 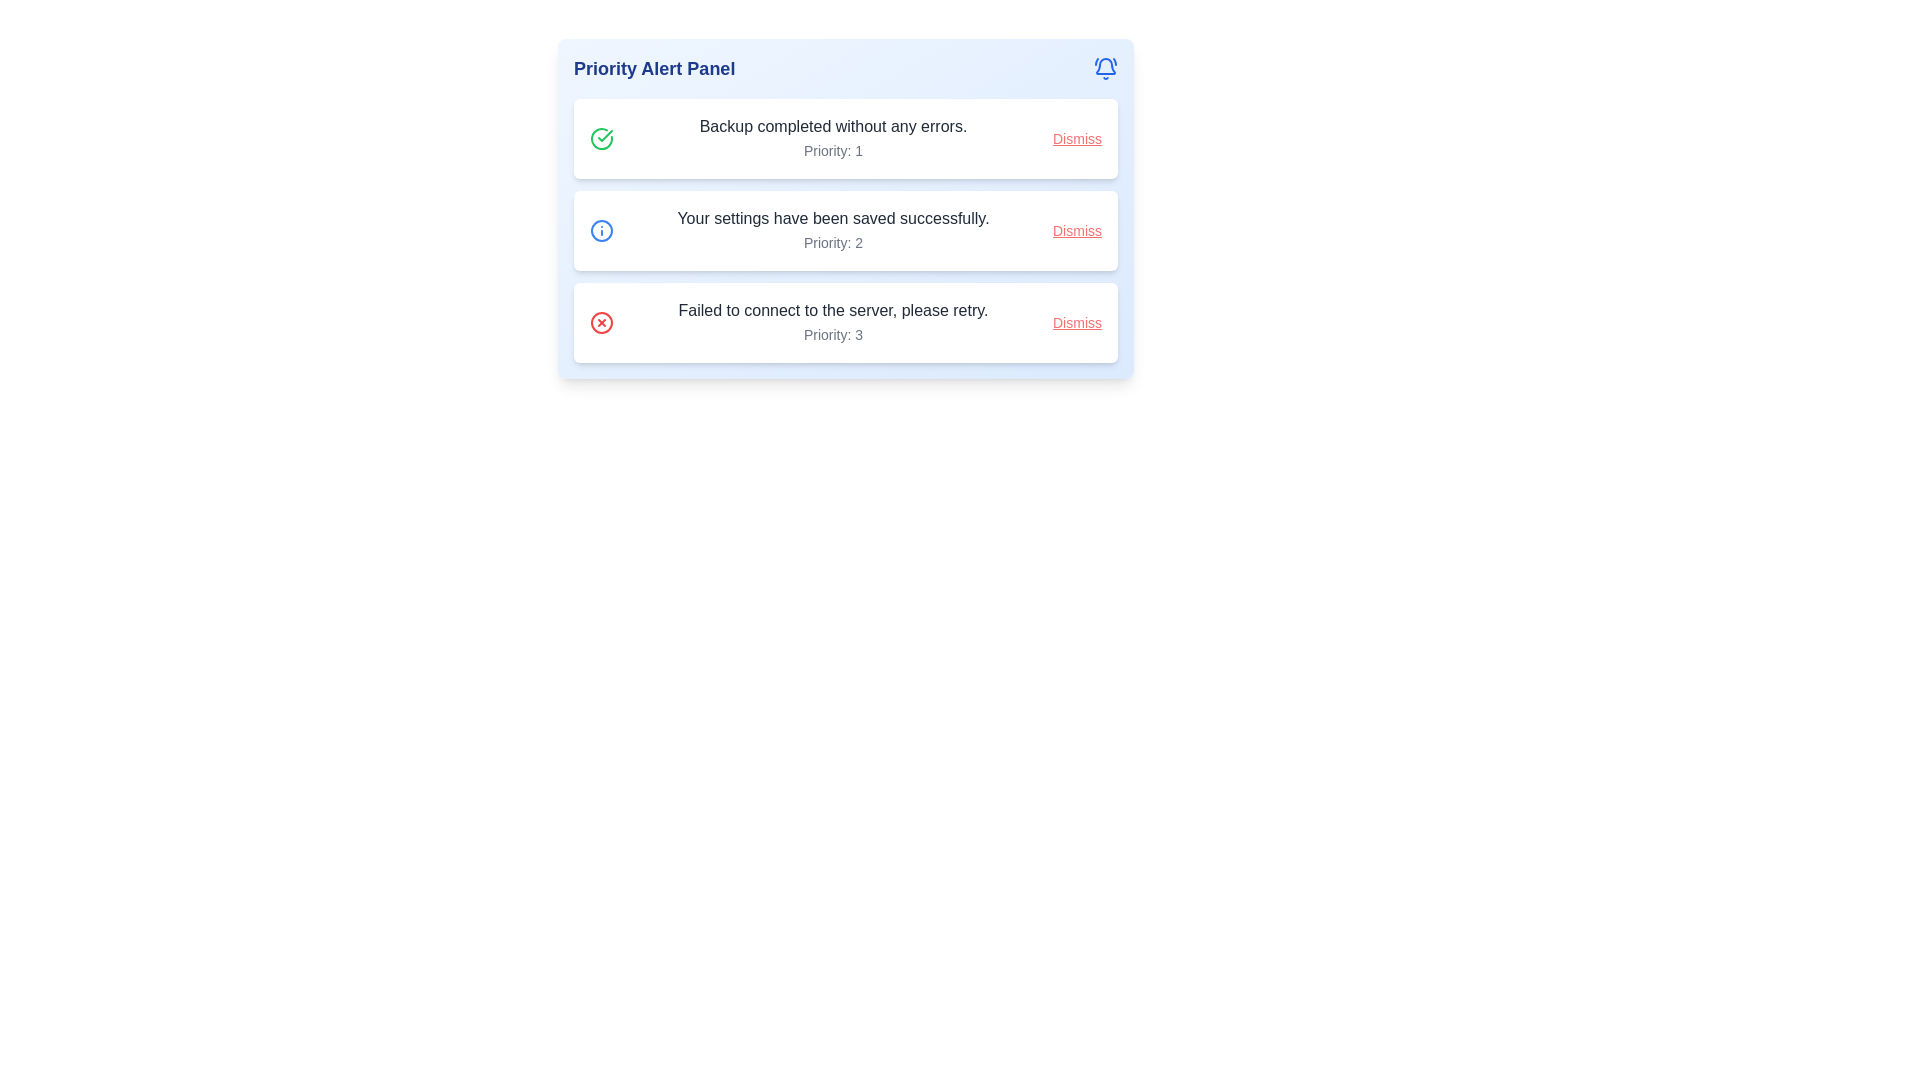 I want to click on the blue circular component of the informational icon within the SVG, which is located to the left of the second alert box in the Priority Alert Panel, so click(x=600, y=230).